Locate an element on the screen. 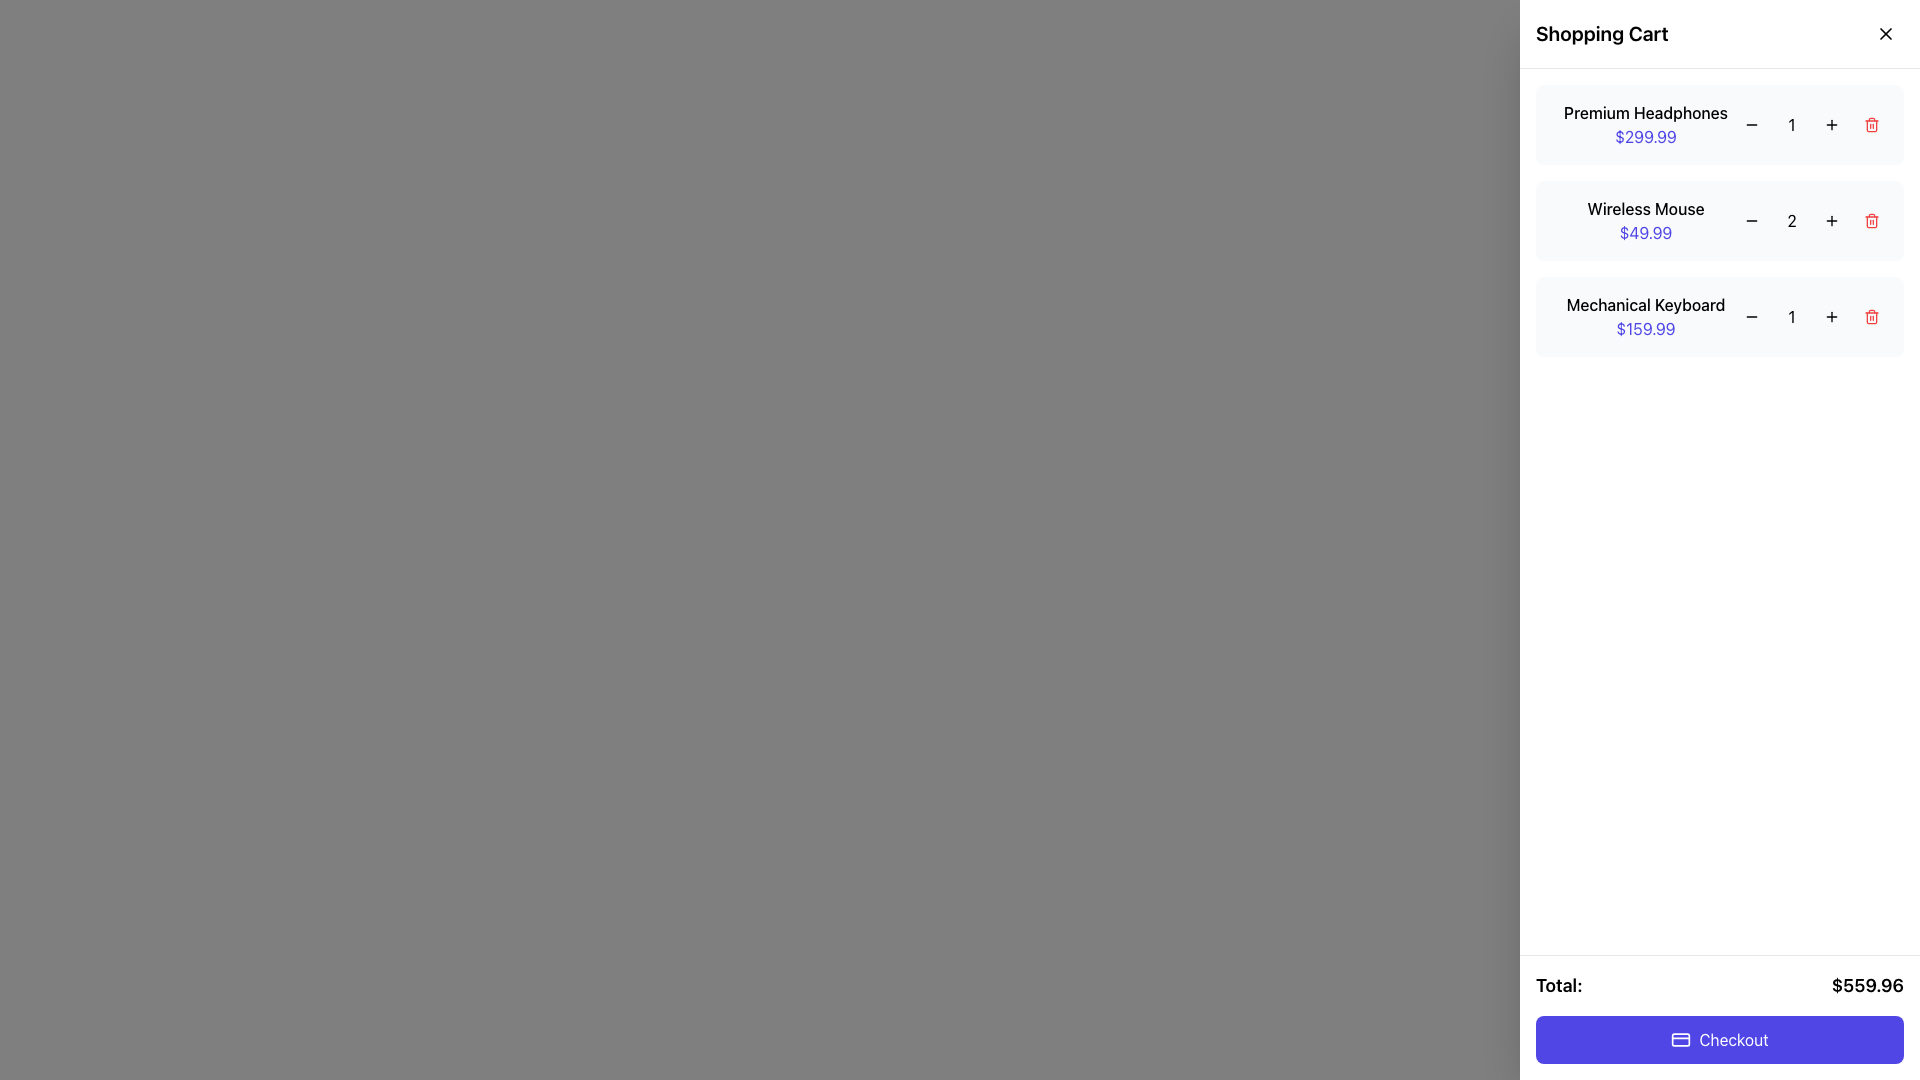 The height and width of the screenshot is (1080, 1920). the small circular button with a minus symbol located inside the third item in the shopping cart list for the Mechanical Keyboard is located at coordinates (1751, 315).